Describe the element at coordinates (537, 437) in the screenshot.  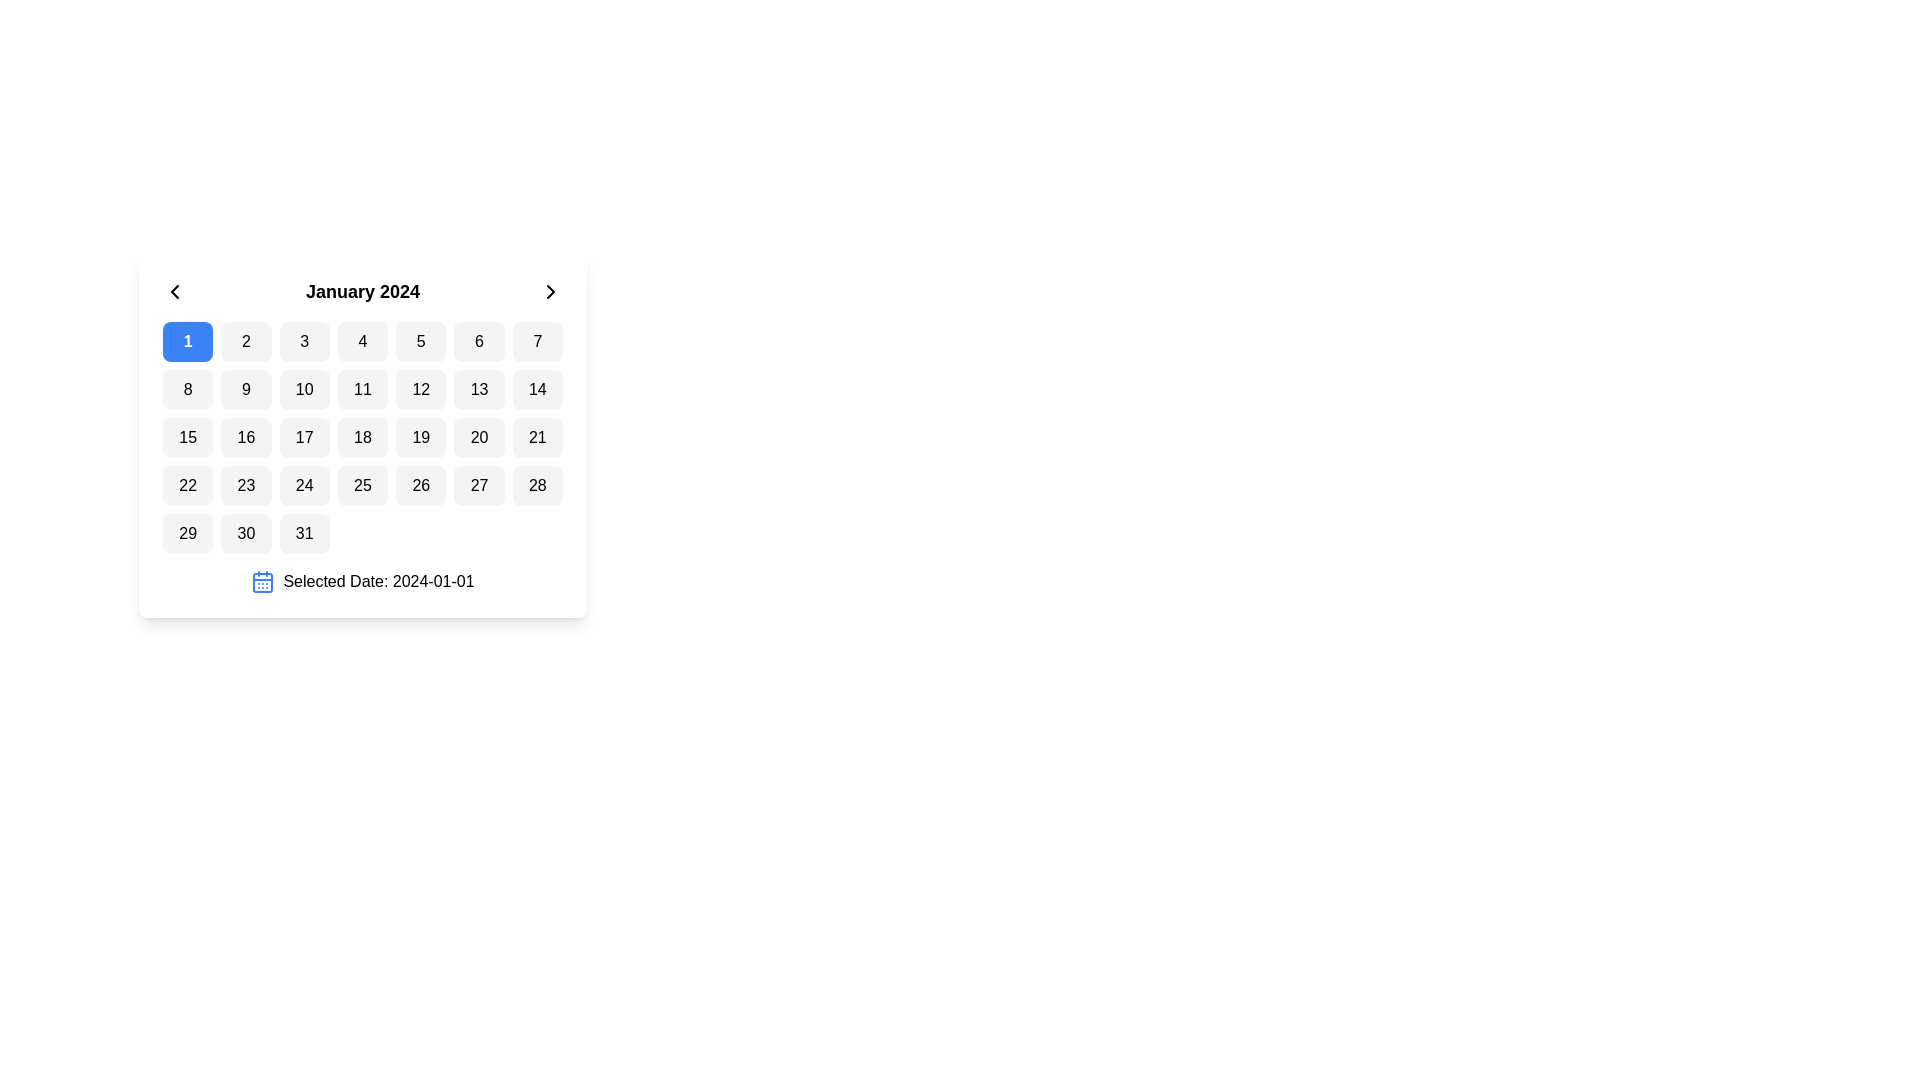
I see `the button displaying the number '21' in a bold font within a rounded rectangle` at that location.